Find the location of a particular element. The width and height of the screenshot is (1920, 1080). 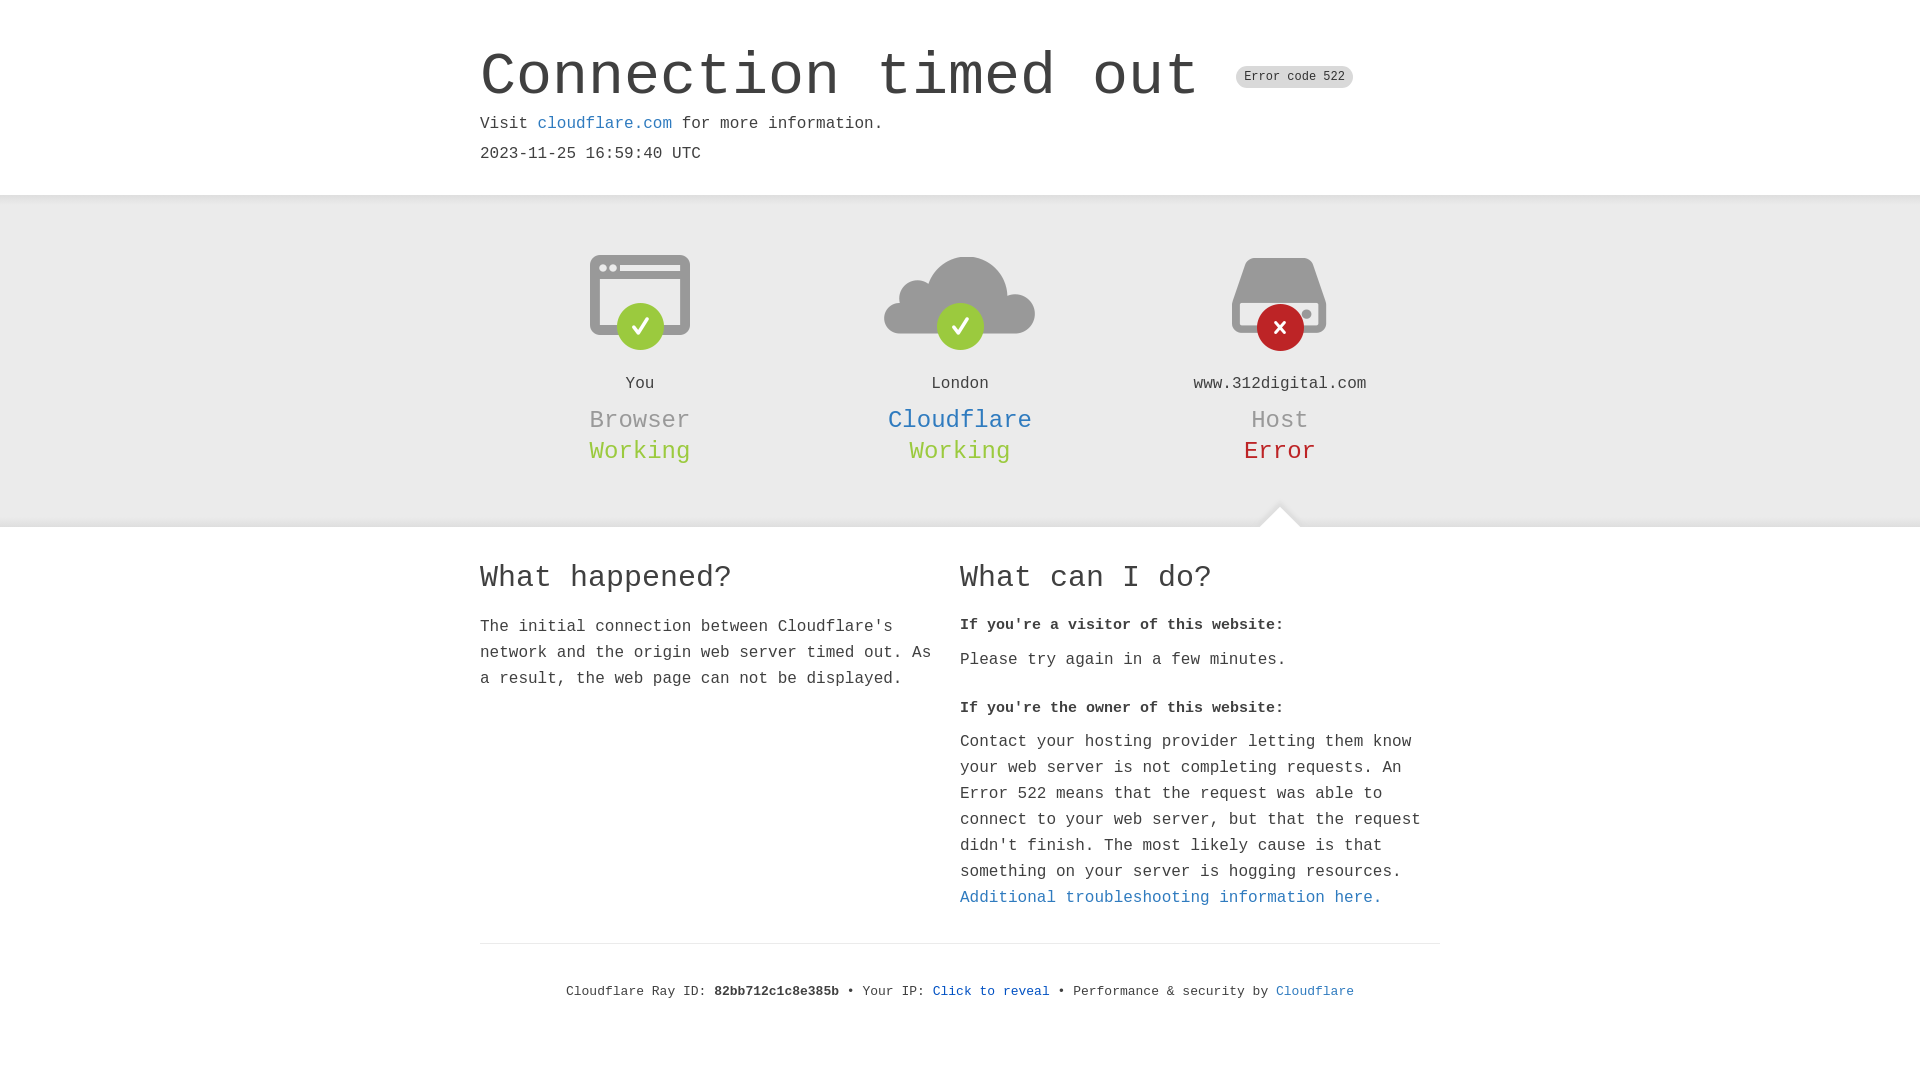

'cloudflare.com' is located at coordinates (603, 123).